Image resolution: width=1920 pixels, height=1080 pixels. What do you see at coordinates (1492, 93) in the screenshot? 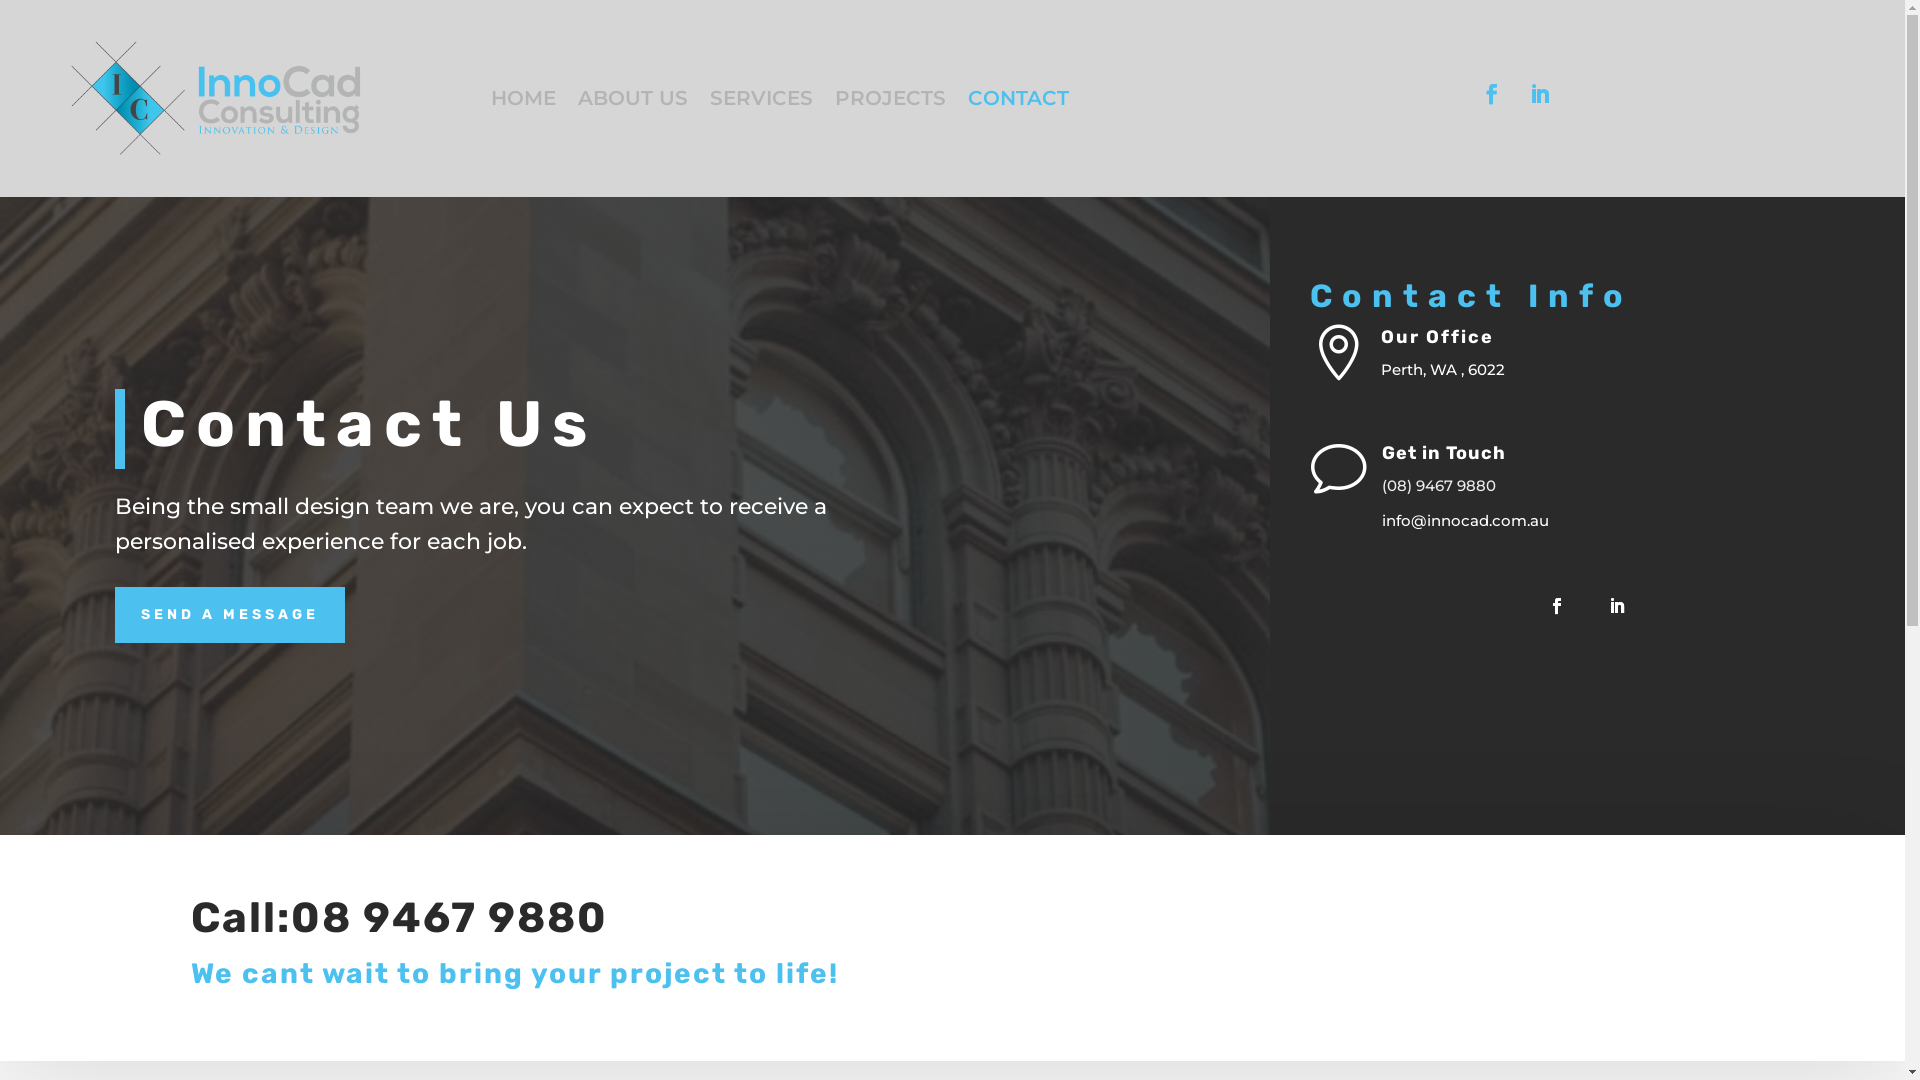
I see `'Follow on Facebook'` at bounding box center [1492, 93].